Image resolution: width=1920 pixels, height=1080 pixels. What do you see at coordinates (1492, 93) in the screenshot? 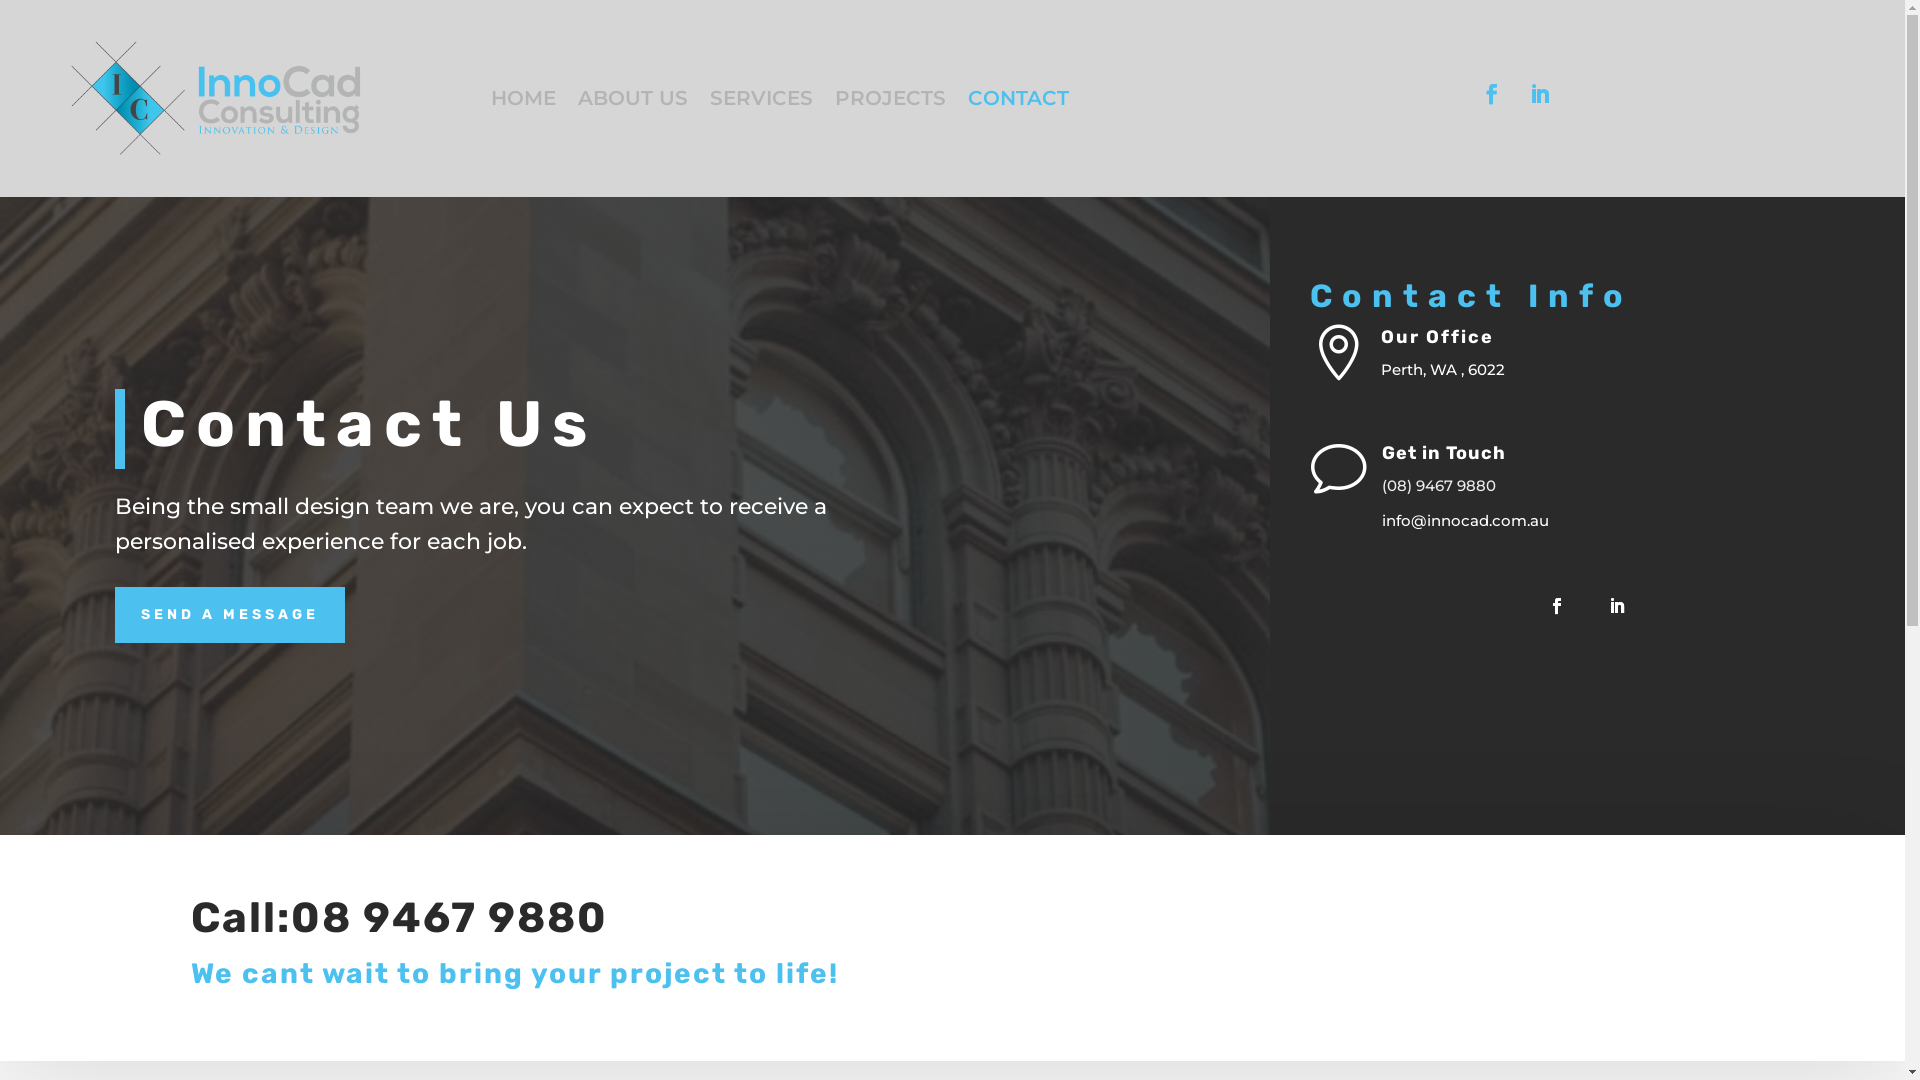
I see `'Follow on Facebook'` at bounding box center [1492, 93].